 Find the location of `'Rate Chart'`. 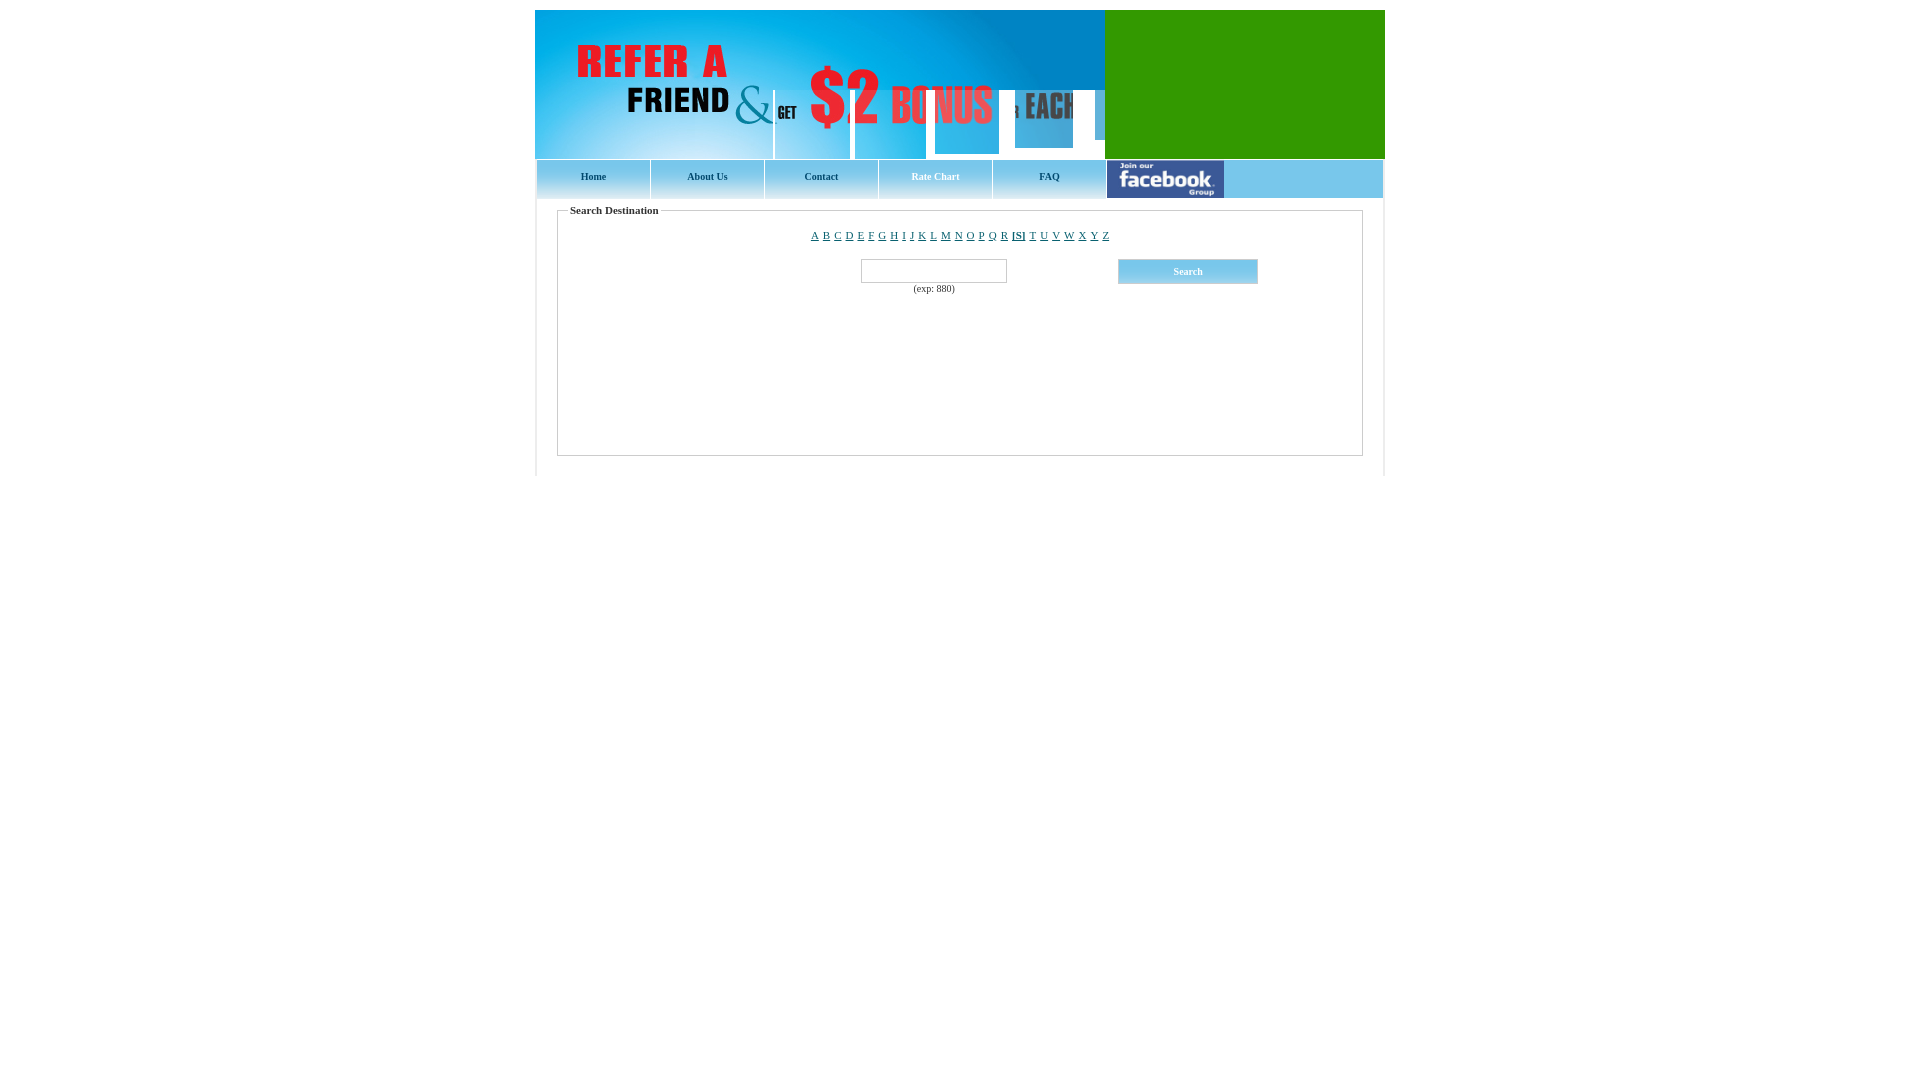

'Rate Chart' is located at coordinates (935, 177).